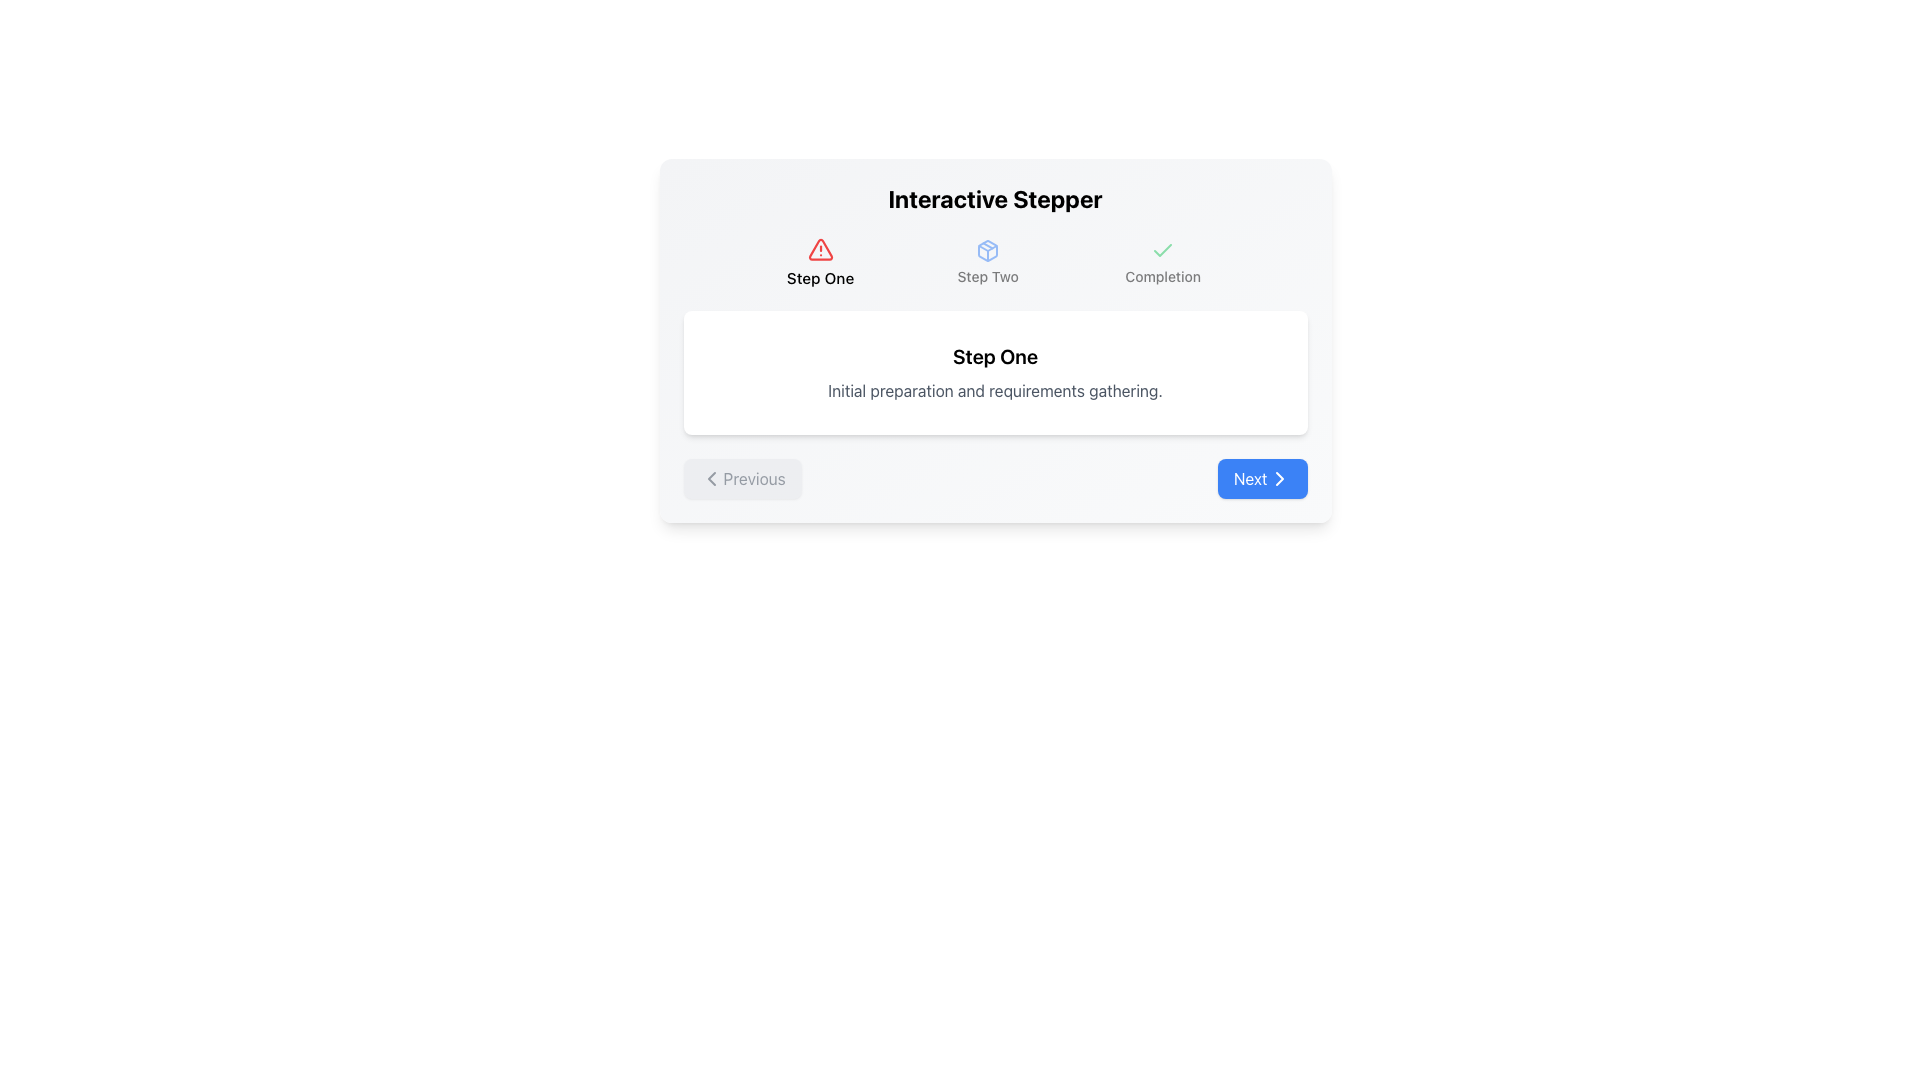 The height and width of the screenshot is (1080, 1920). What do you see at coordinates (1278, 478) in the screenshot?
I see `the chevron SVG icon within the 'Next' button located in the lower-right corner of the interface` at bounding box center [1278, 478].